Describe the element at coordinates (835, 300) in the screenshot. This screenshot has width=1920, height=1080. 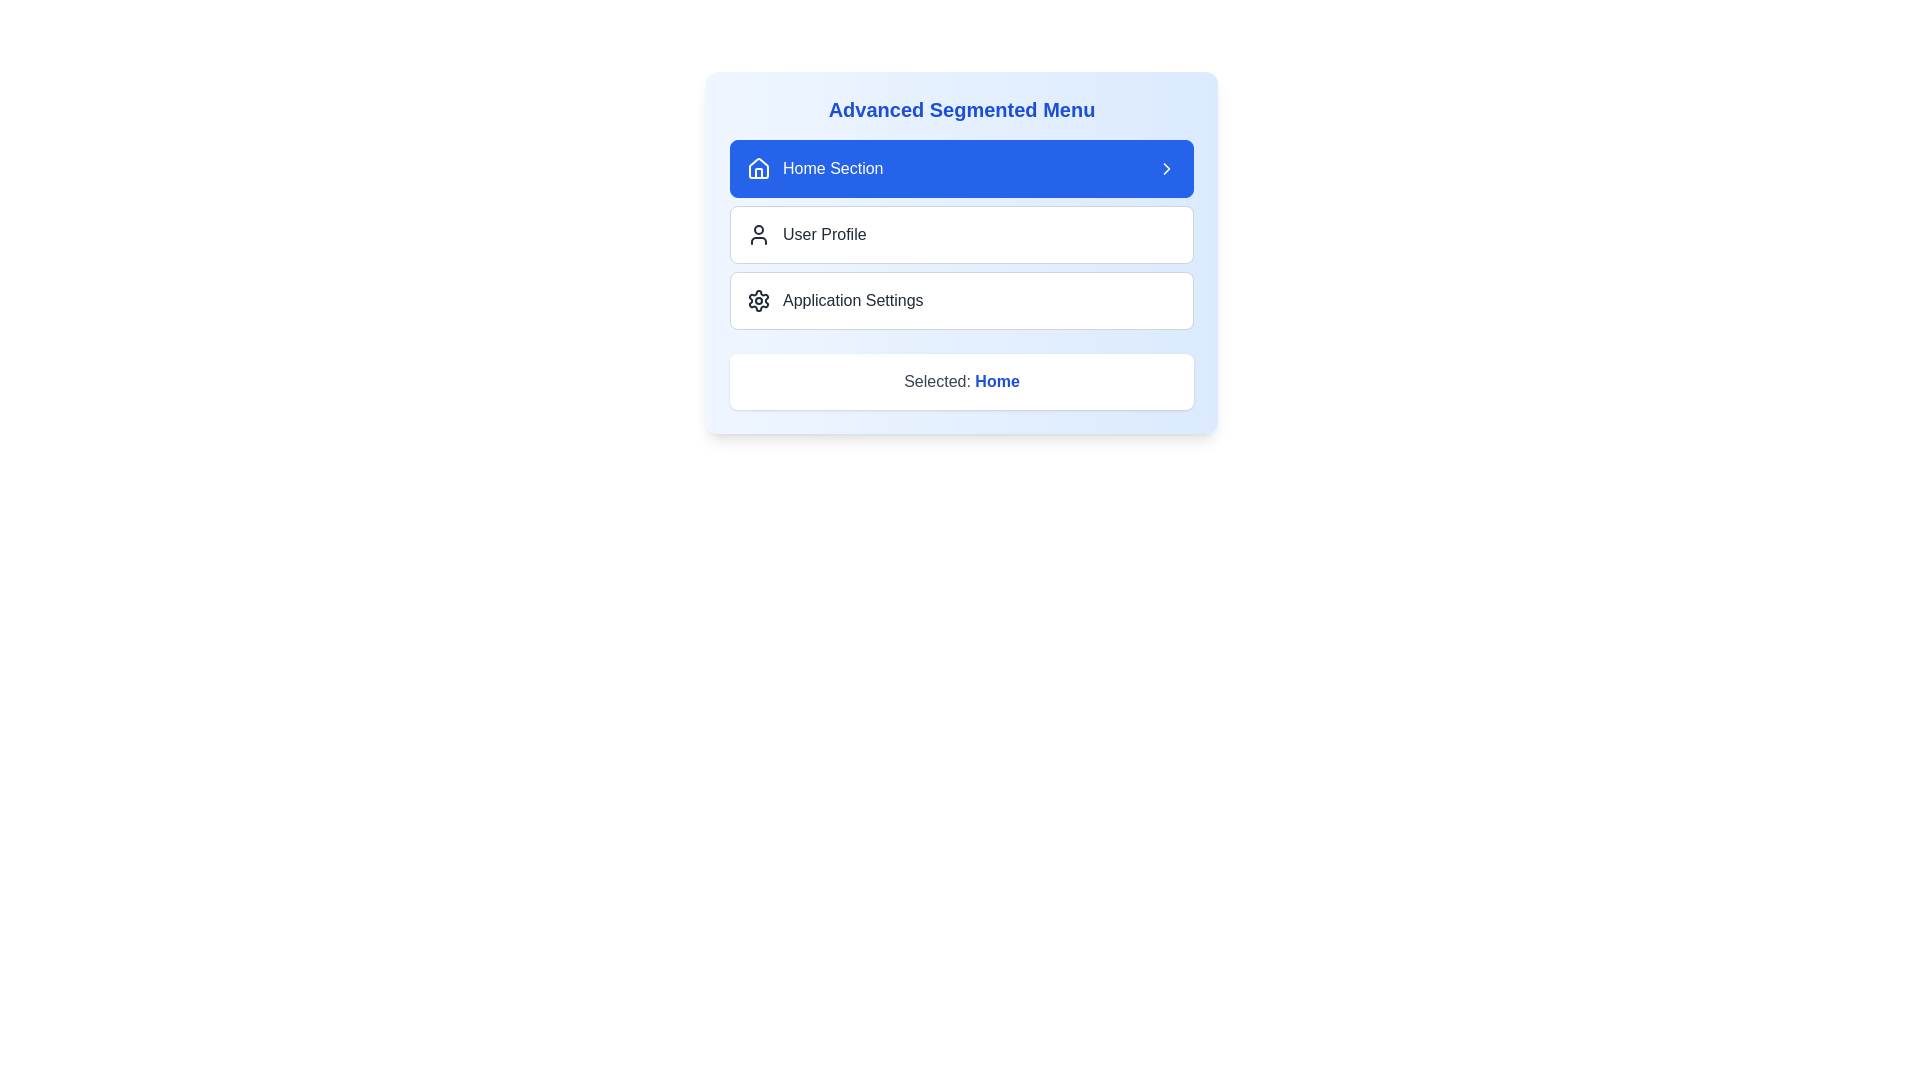
I see `the Menu item labeled 'Application Settings' which consists of a gear icon followed by the text, located in the segmented menu between 'User Profile' and 'Selected: Home'` at that location.